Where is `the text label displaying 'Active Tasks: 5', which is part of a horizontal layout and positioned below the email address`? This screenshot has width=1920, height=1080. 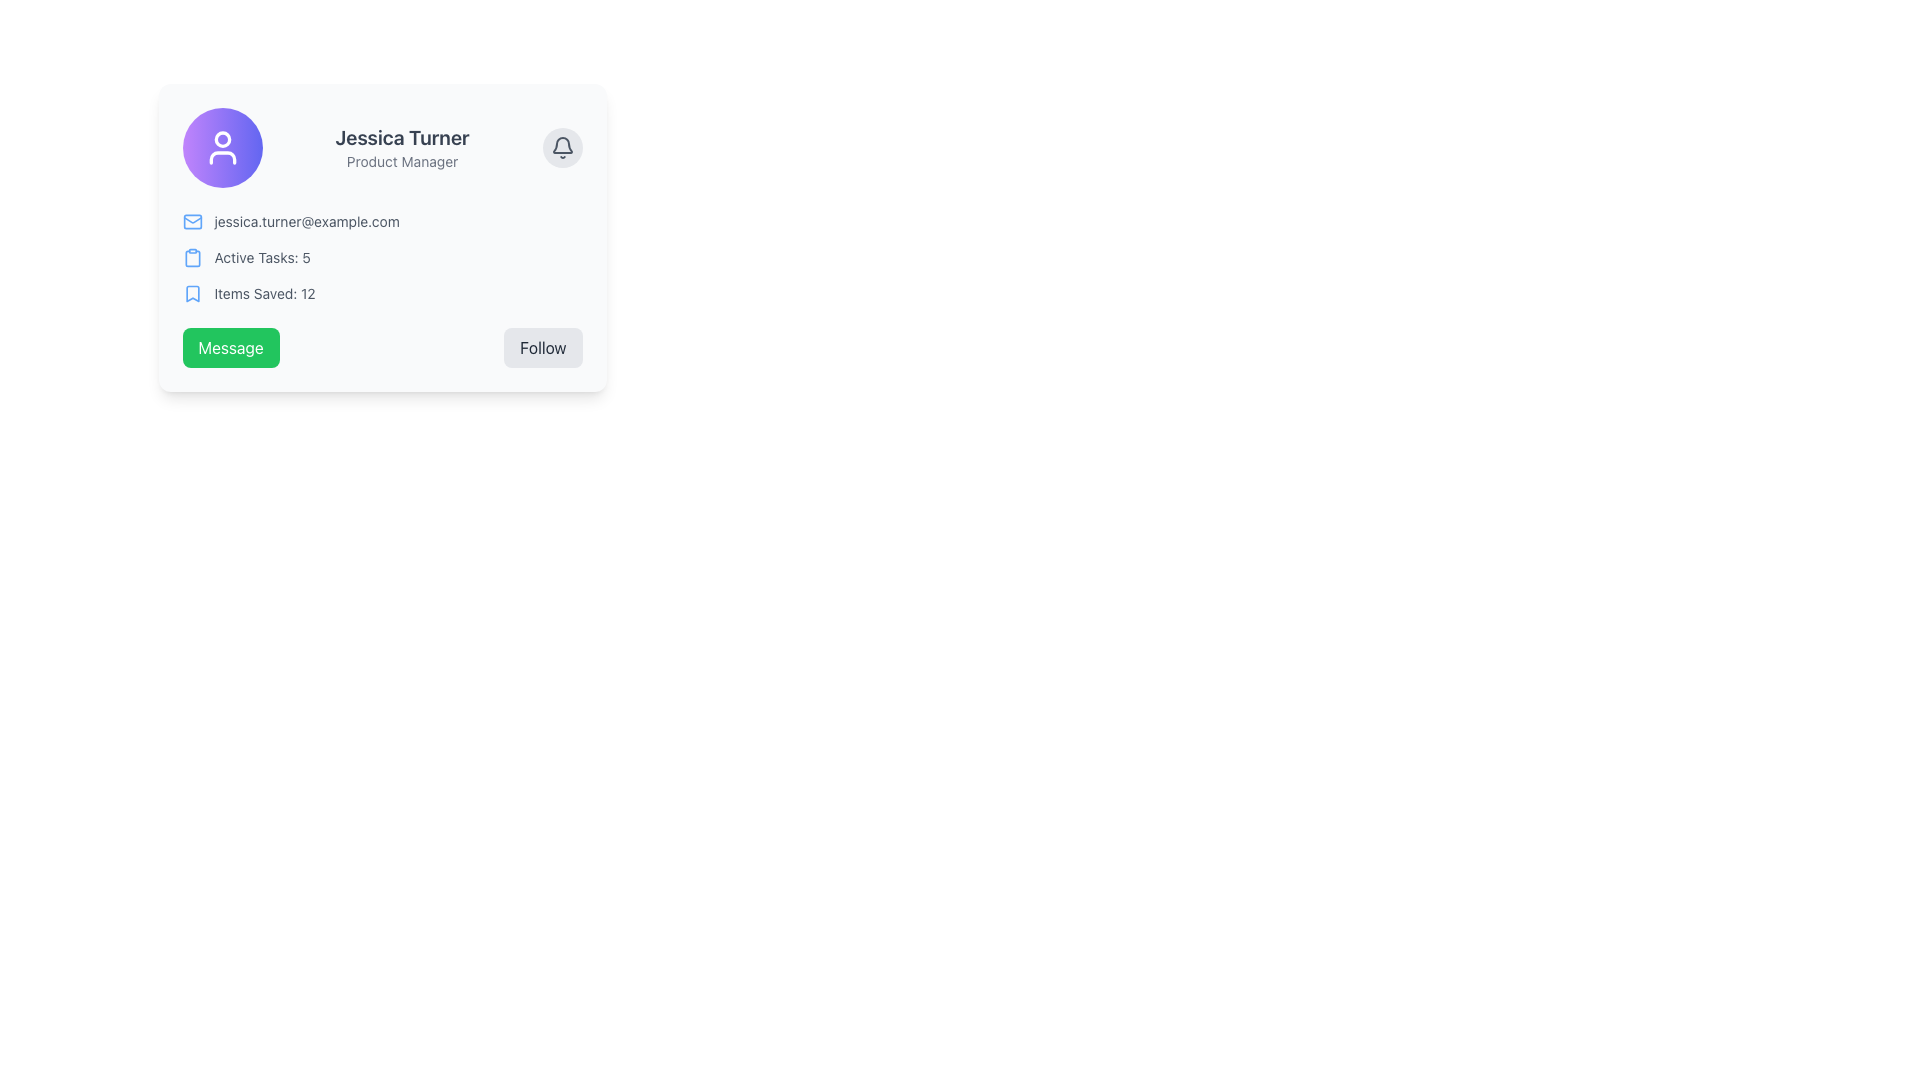
the text label displaying 'Active Tasks: 5', which is part of a horizontal layout and positioned below the email address is located at coordinates (261, 257).